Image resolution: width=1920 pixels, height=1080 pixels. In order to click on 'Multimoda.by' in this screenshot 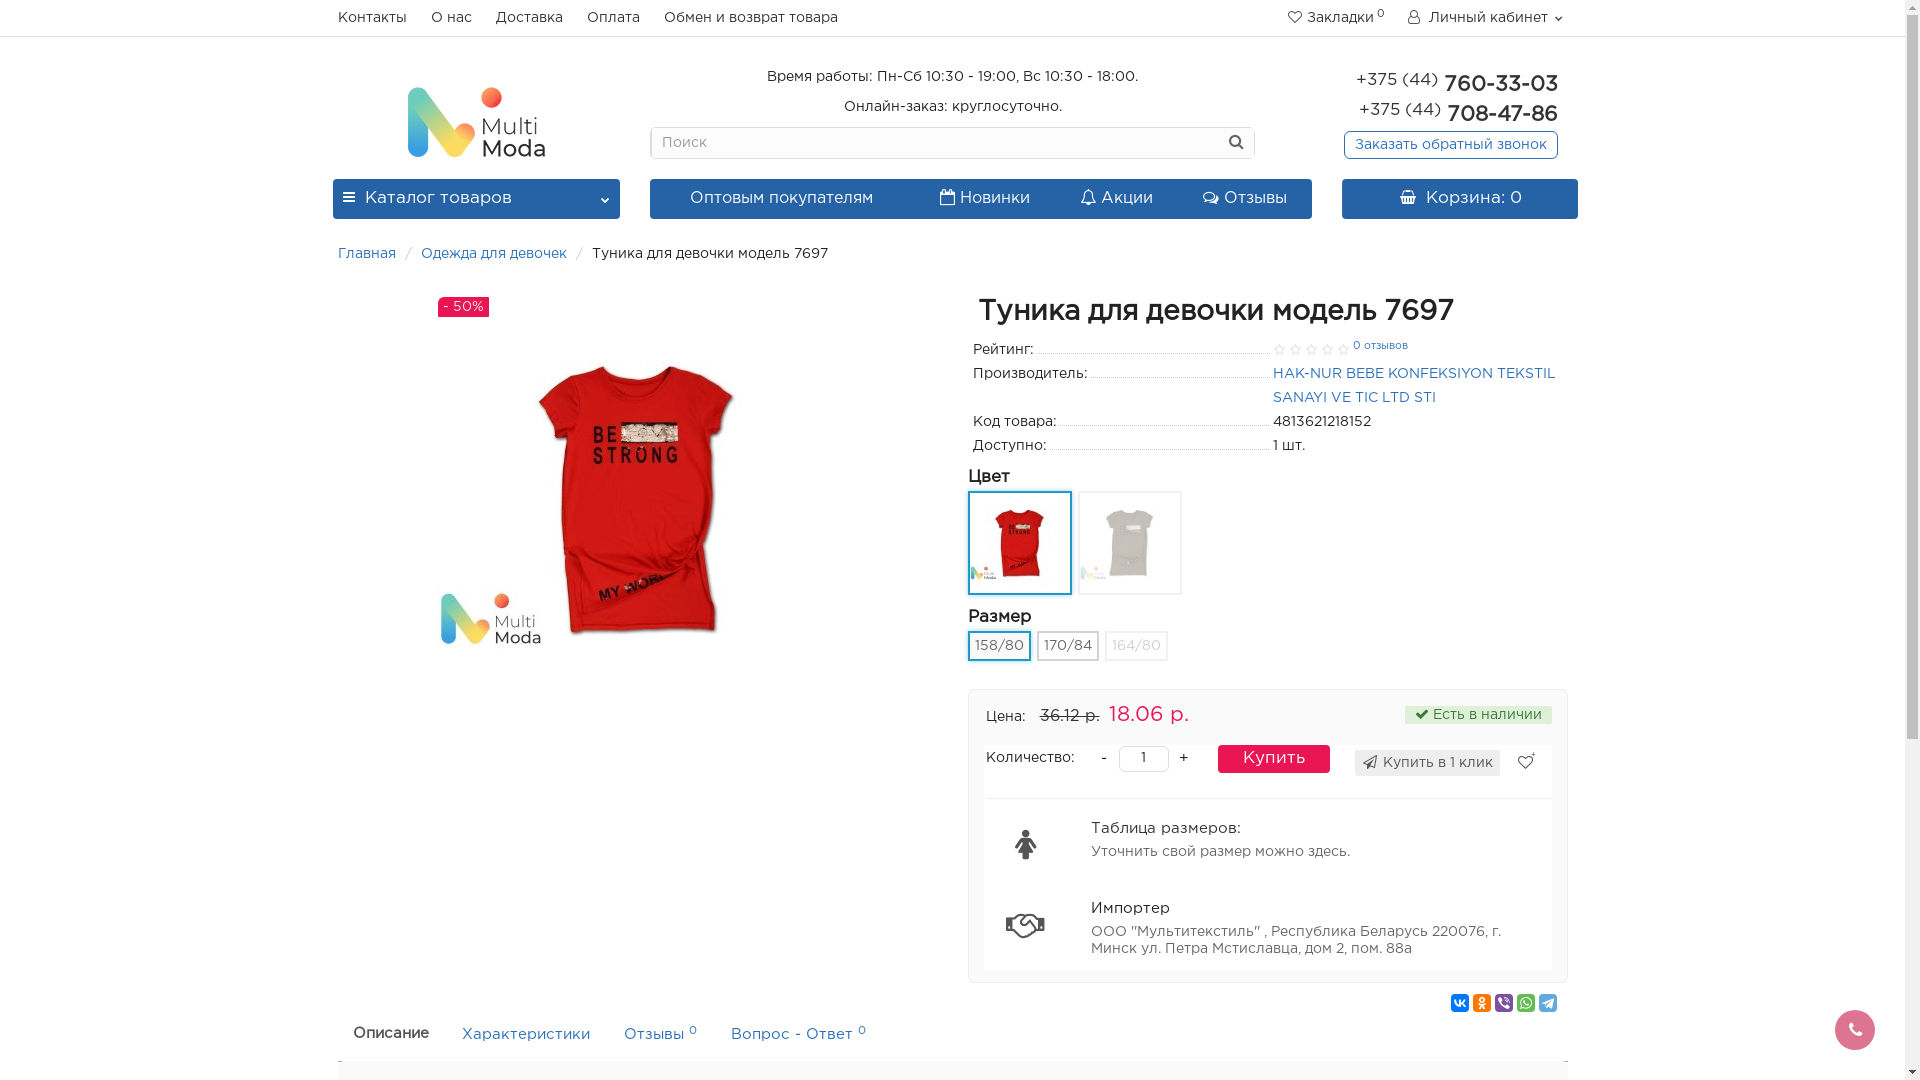, I will do `click(407, 122)`.